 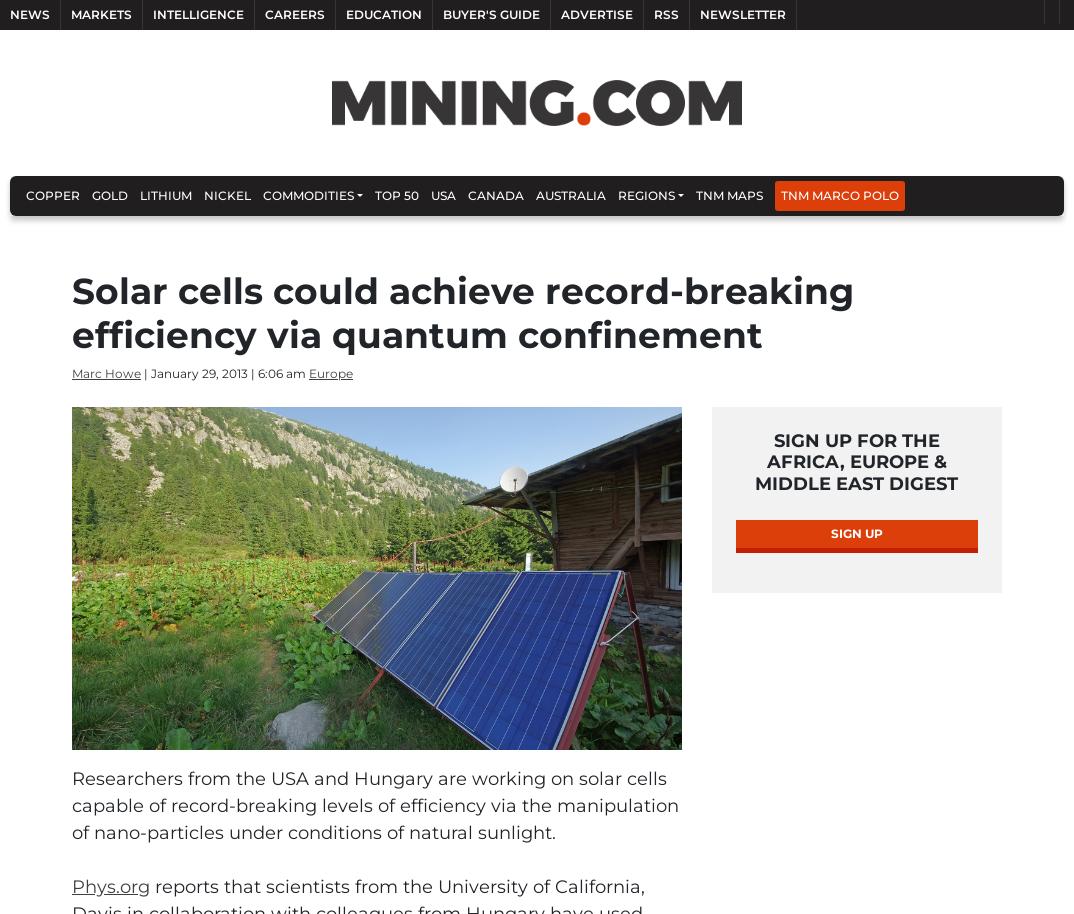 What do you see at coordinates (665, 14) in the screenshot?
I see `'RSS'` at bounding box center [665, 14].